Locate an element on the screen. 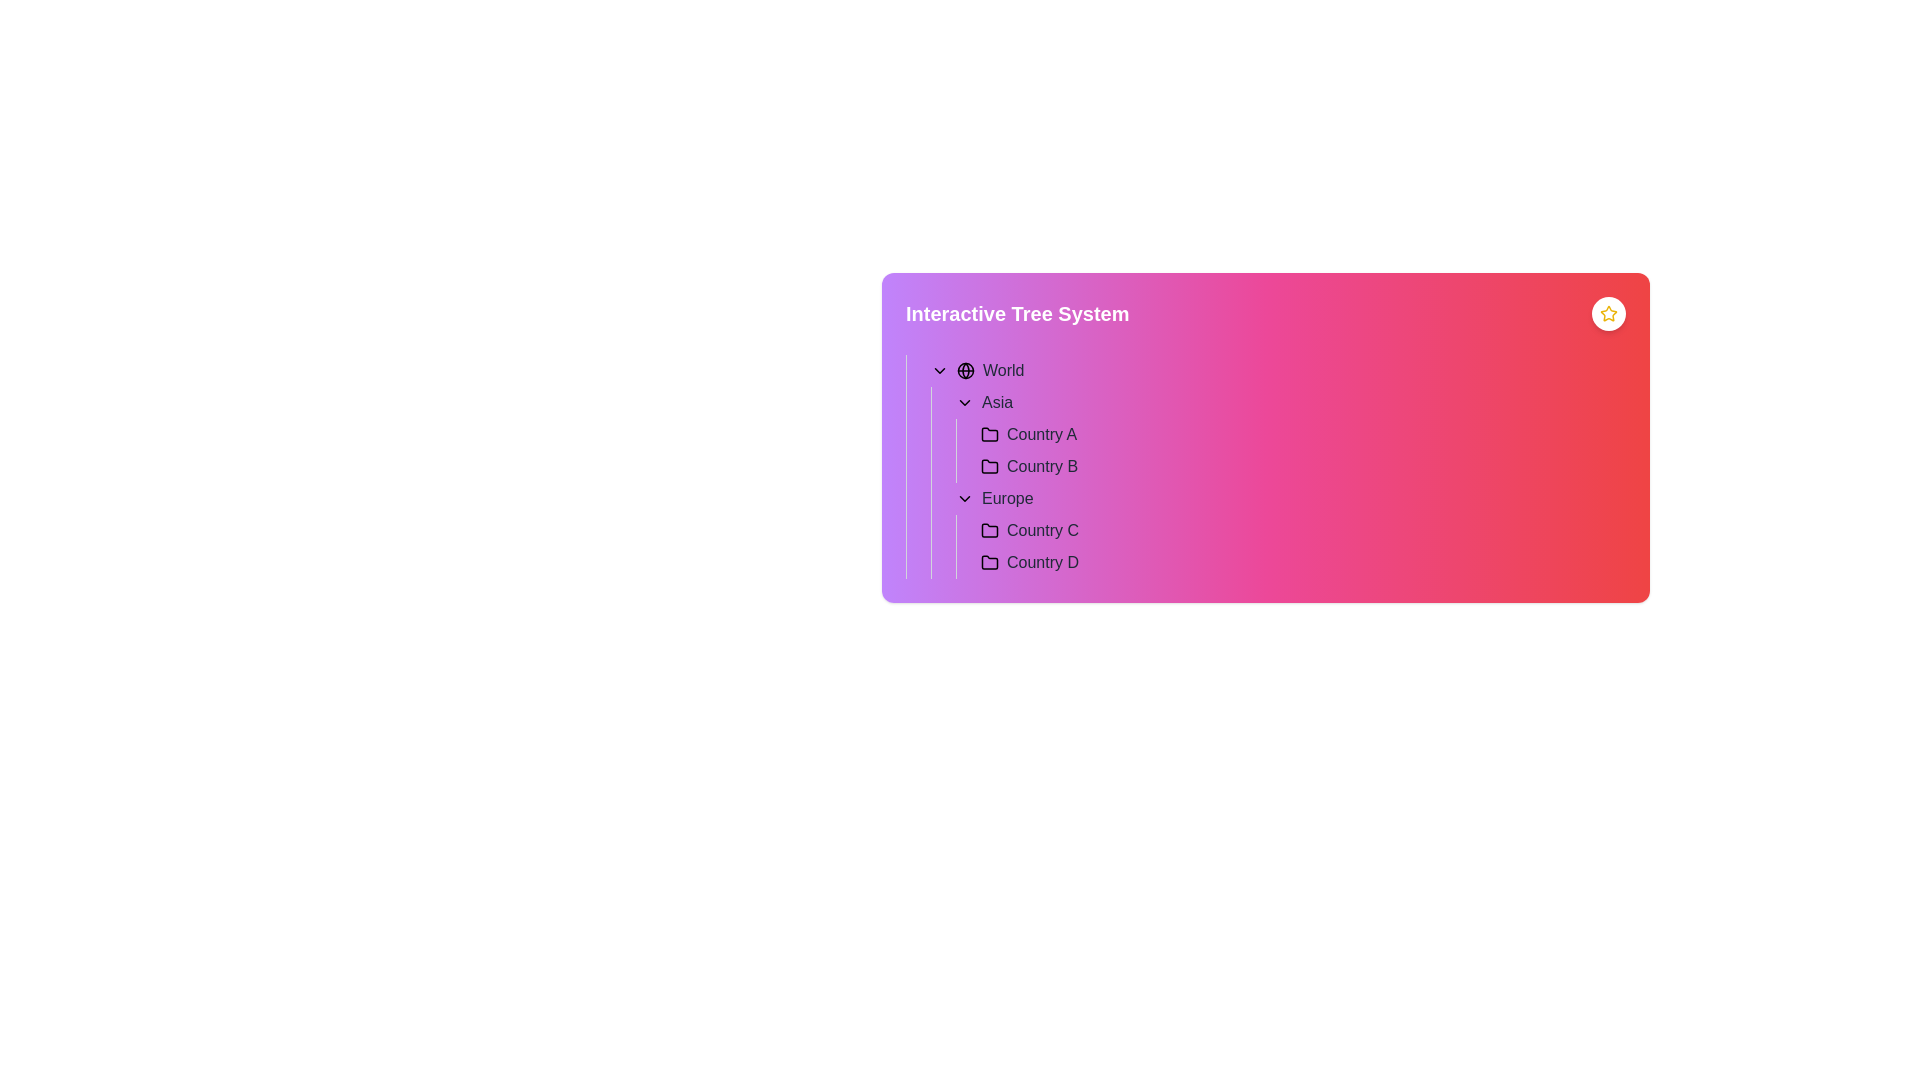 The height and width of the screenshot is (1080, 1920). the icon button located at the top-right corner of the red gradient section, to the right of the 'Interactive Tree System' title is located at coordinates (1608, 313).